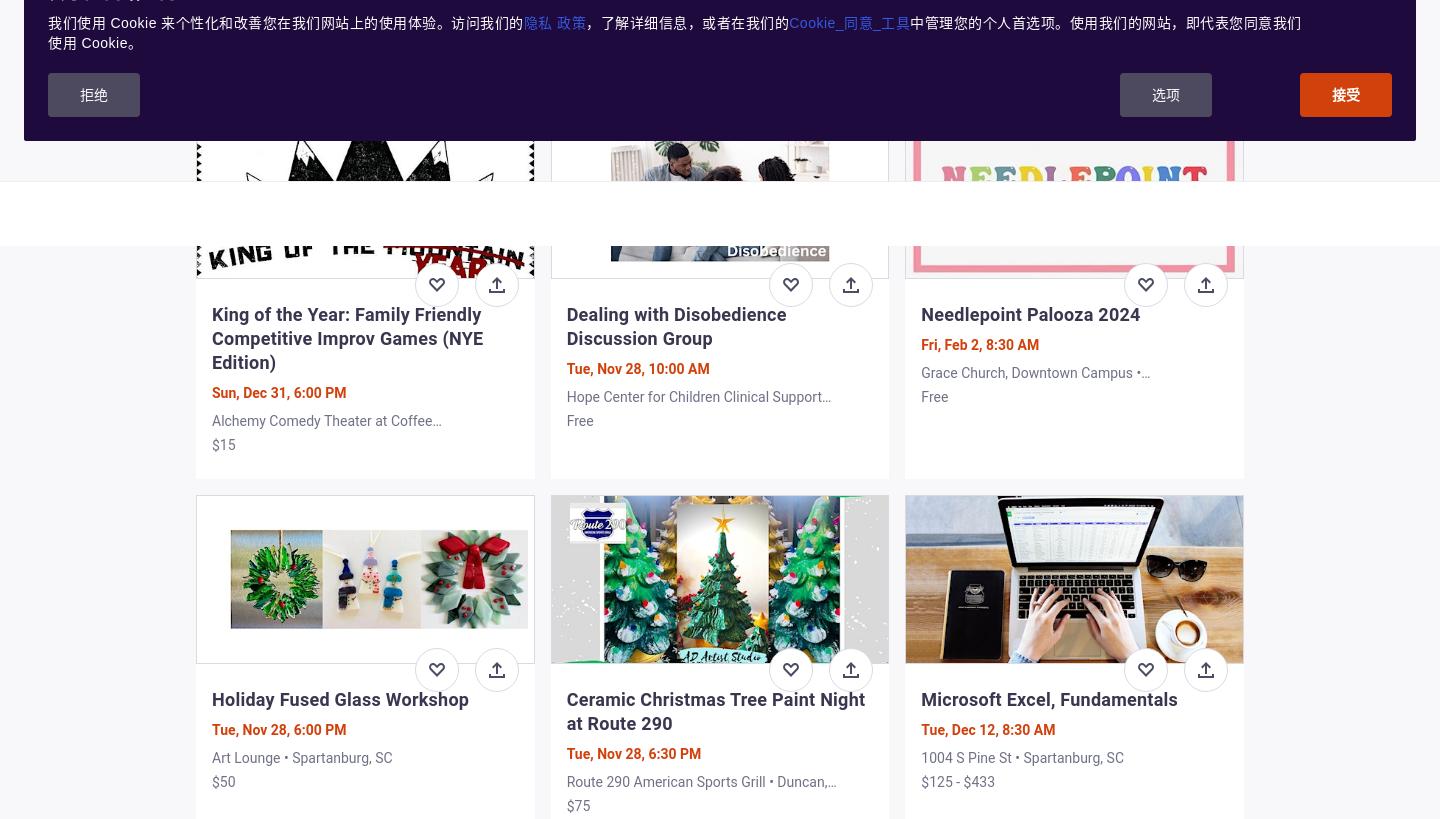 Image resolution: width=1440 pixels, height=819 pixels. Describe the element at coordinates (211, 443) in the screenshot. I see `'$15'` at that location.